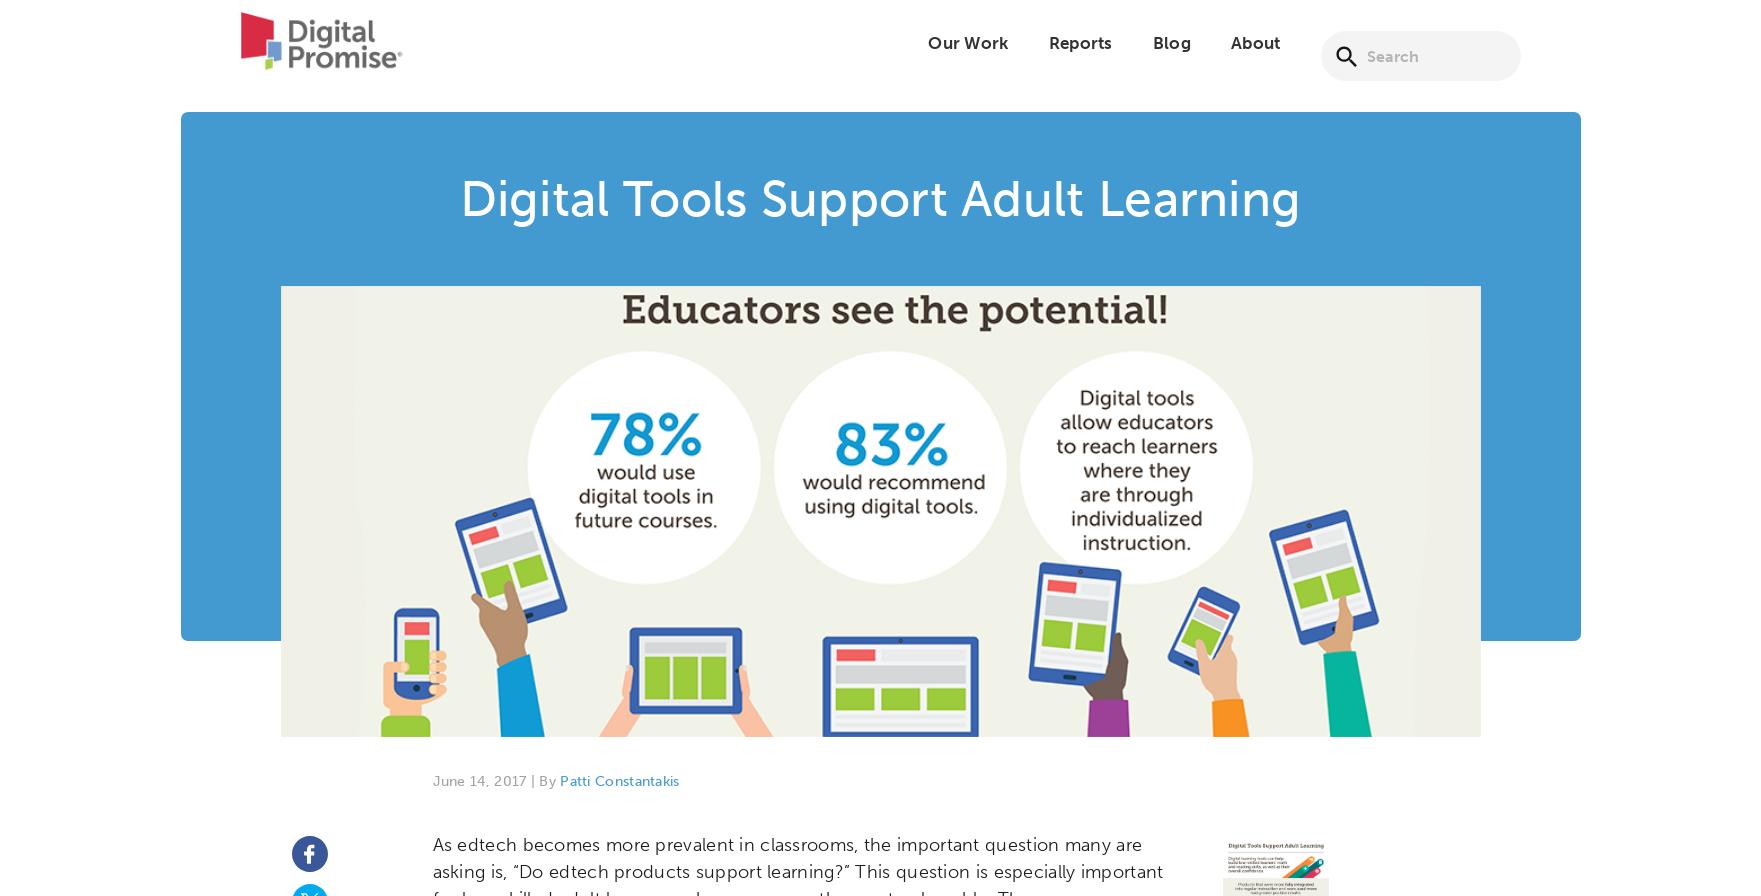 Image resolution: width=1761 pixels, height=896 pixels. I want to click on 'Patti Constantakis', so click(619, 781).